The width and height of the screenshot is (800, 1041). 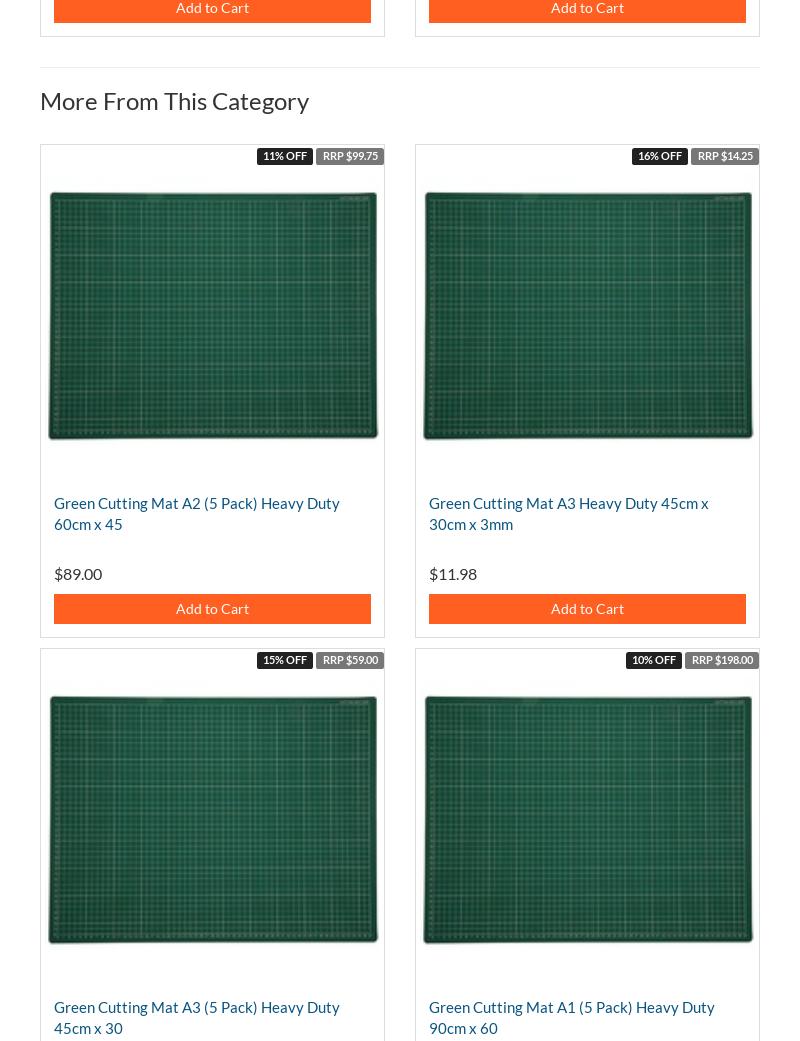 I want to click on 'Green Cutting Mat A3 (5 Pack) Heavy Duty 45cm x 30', so click(x=53, y=1017).